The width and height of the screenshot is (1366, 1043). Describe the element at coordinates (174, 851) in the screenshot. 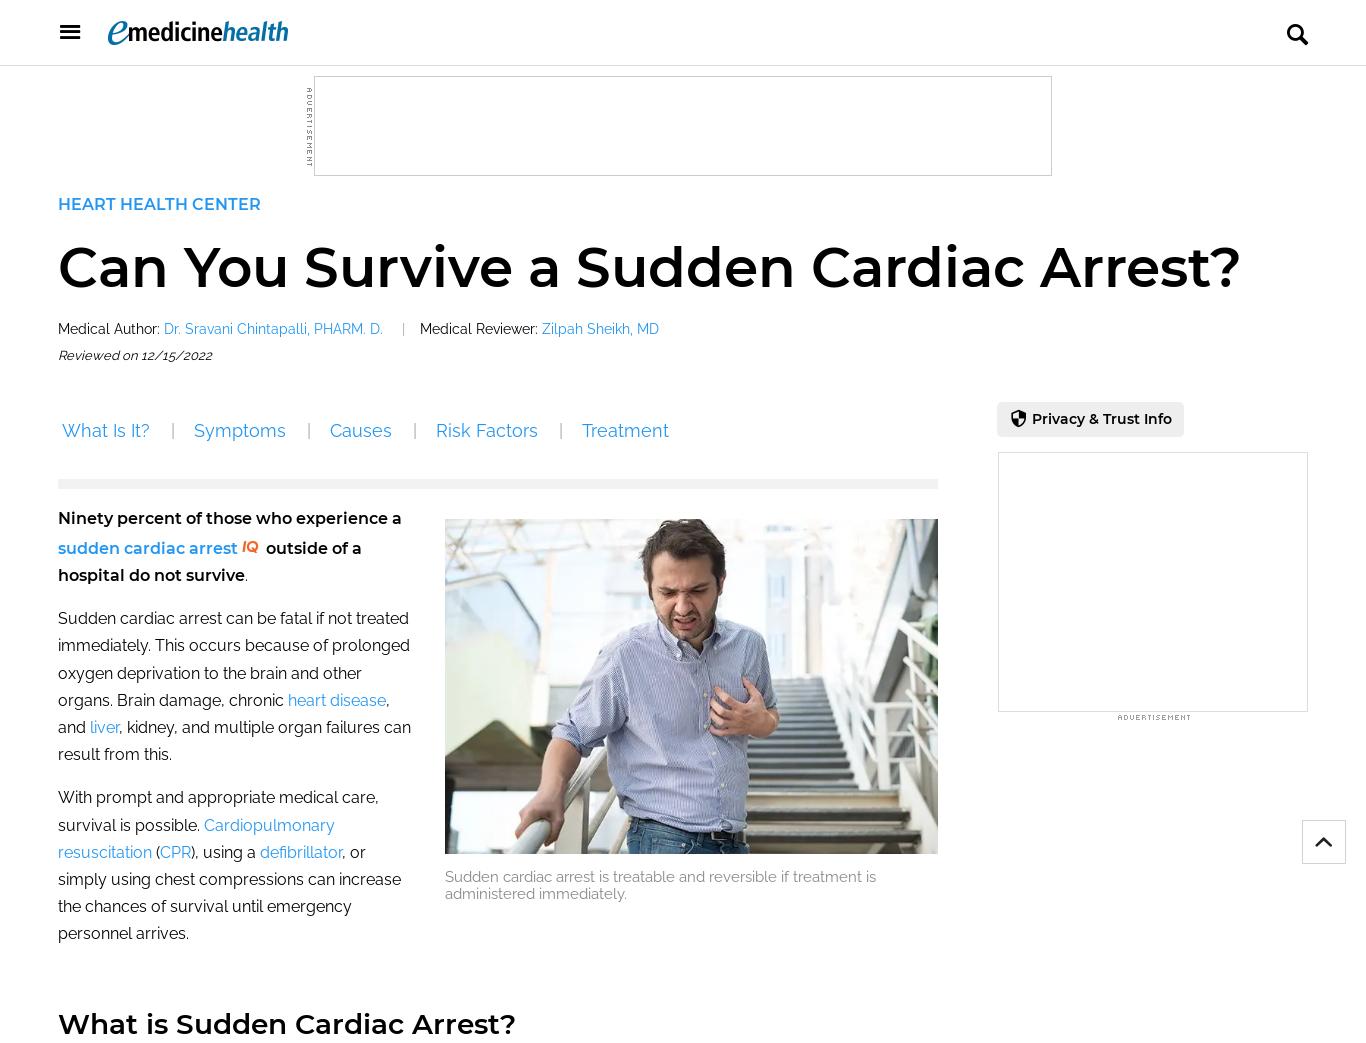

I see `'CPR'` at that location.